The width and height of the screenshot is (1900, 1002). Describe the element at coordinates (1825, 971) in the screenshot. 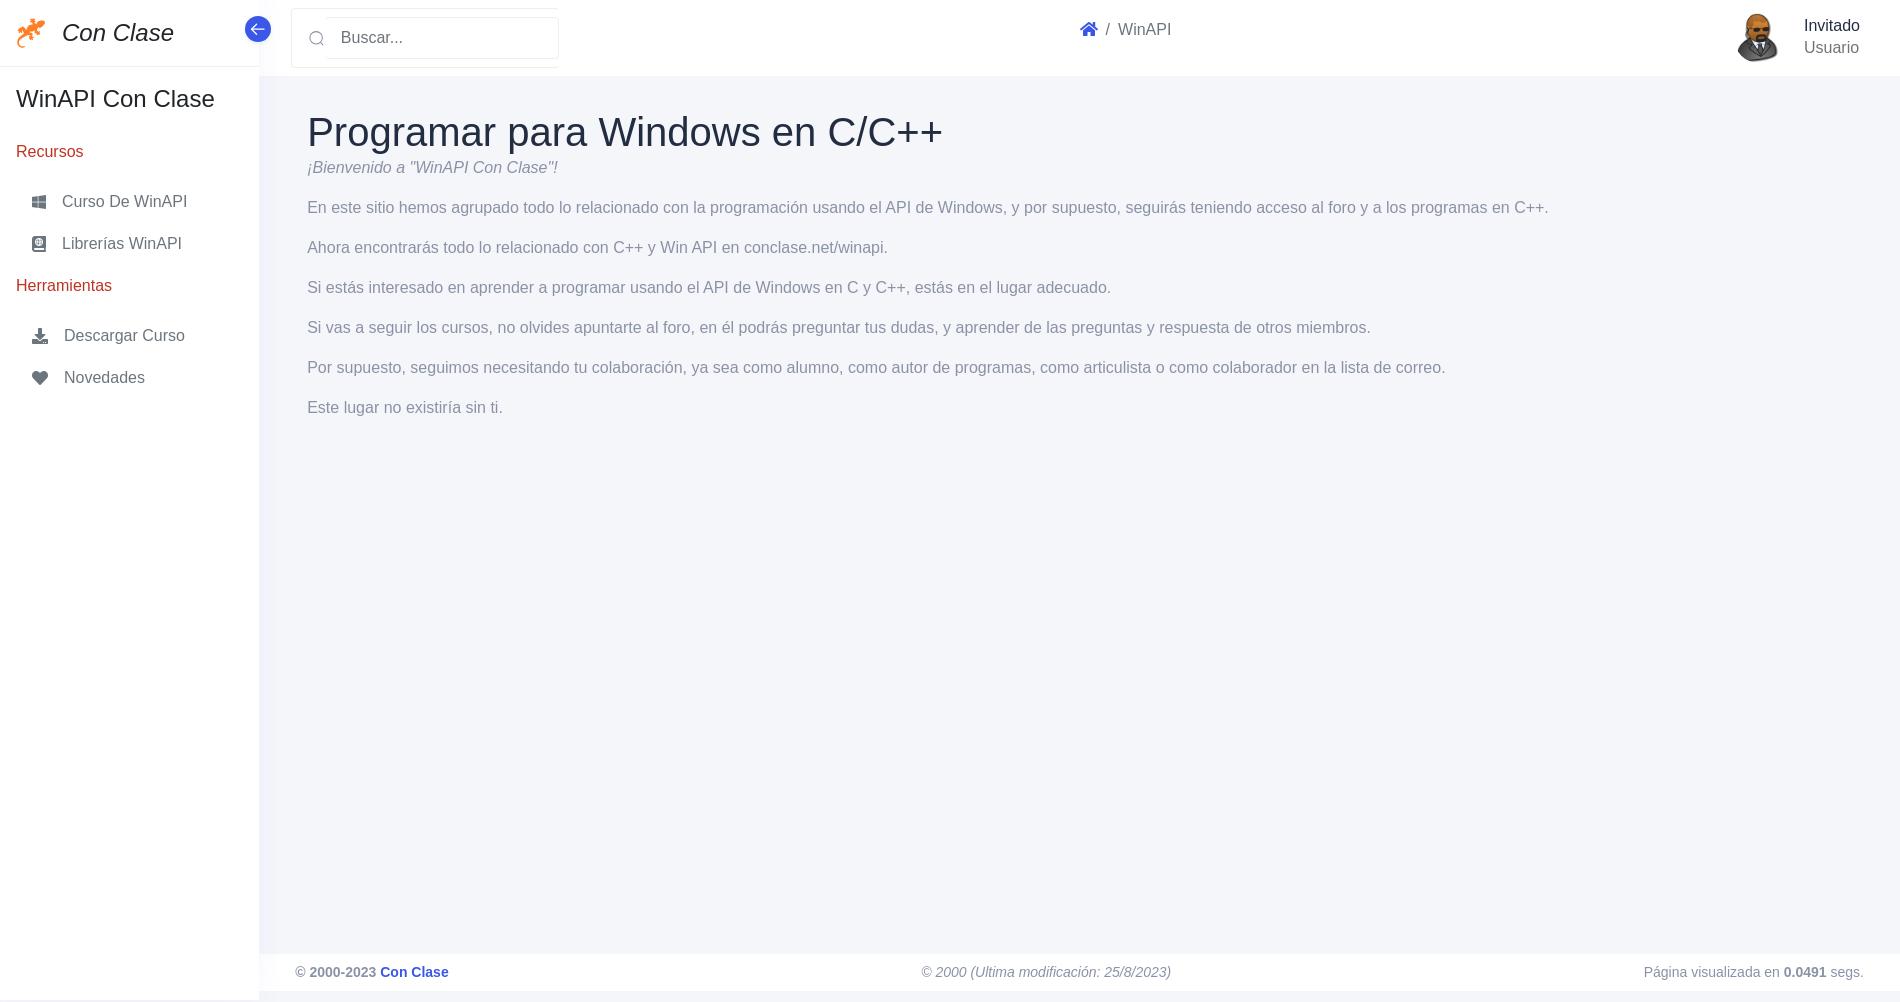

I see `'segs.'` at that location.